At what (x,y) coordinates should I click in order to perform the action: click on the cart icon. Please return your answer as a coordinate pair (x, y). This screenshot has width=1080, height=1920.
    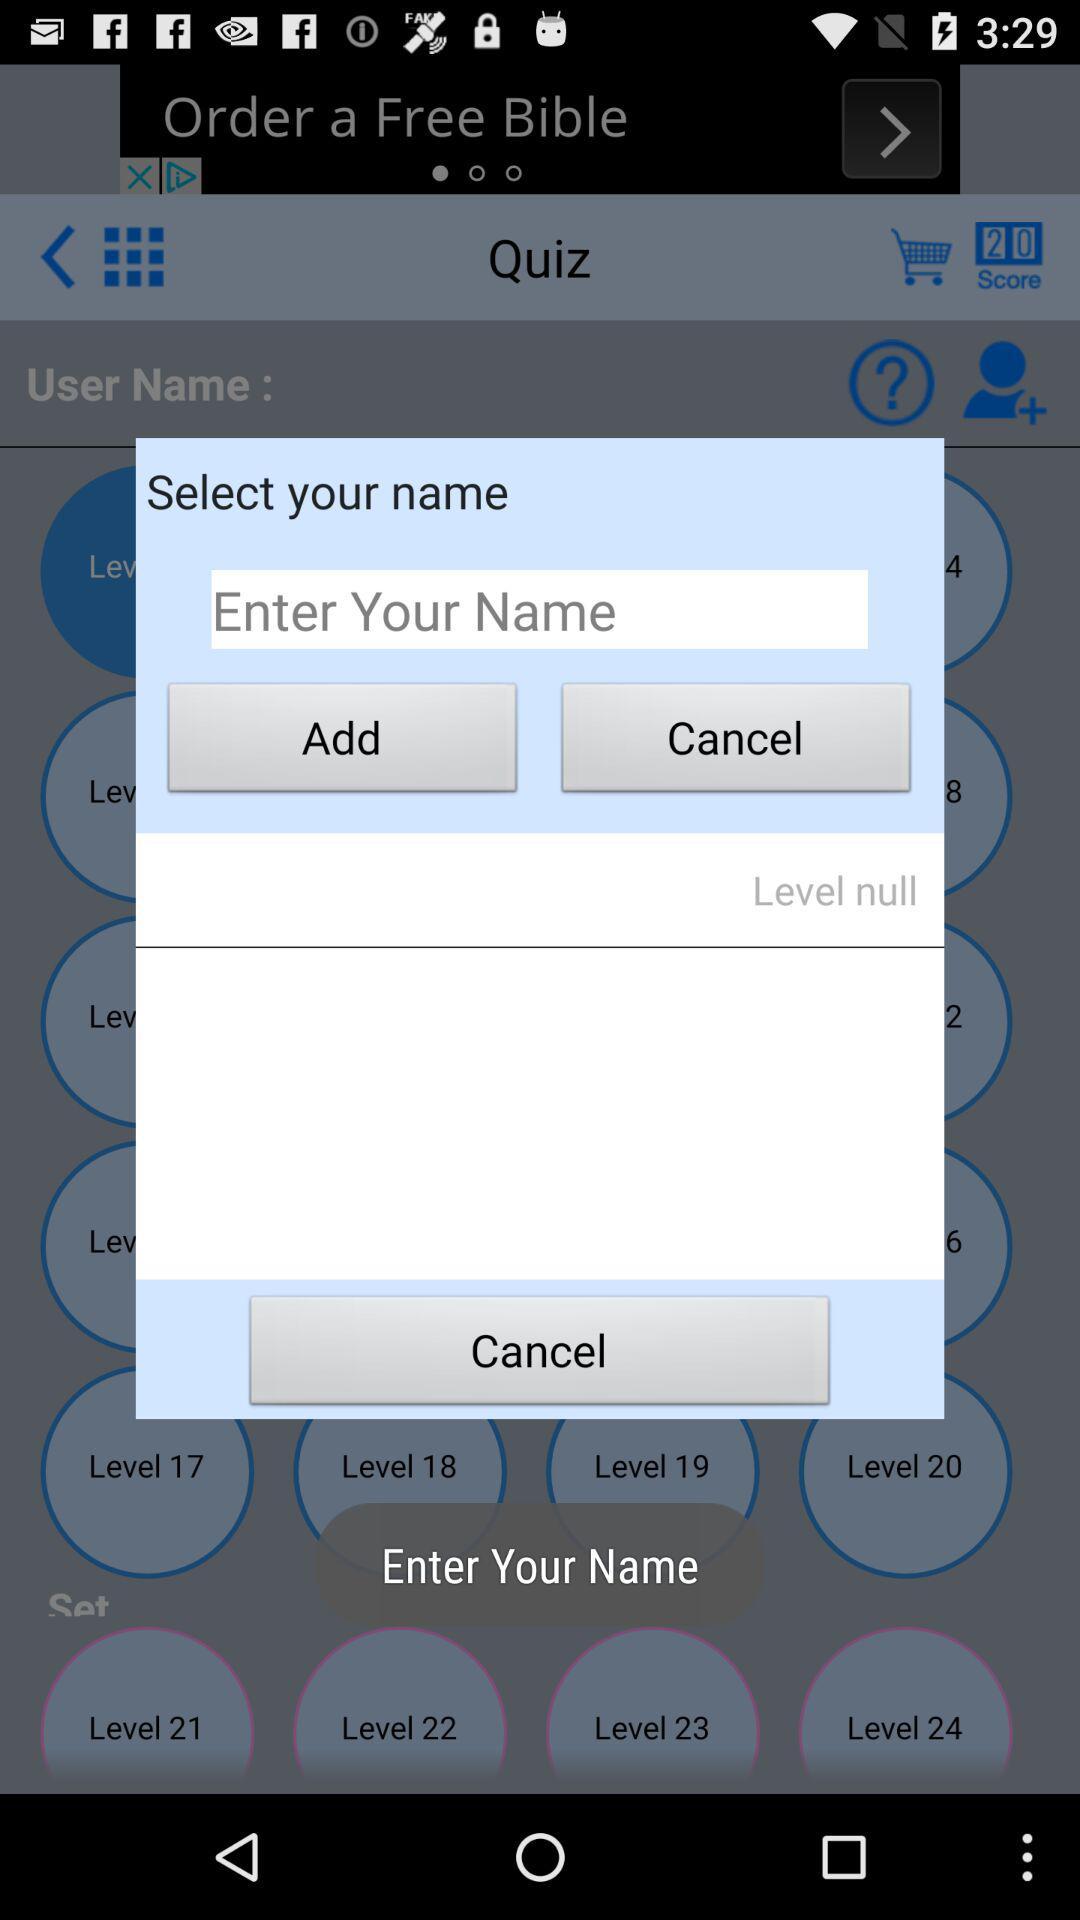
    Looking at the image, I should click on (921, 273).